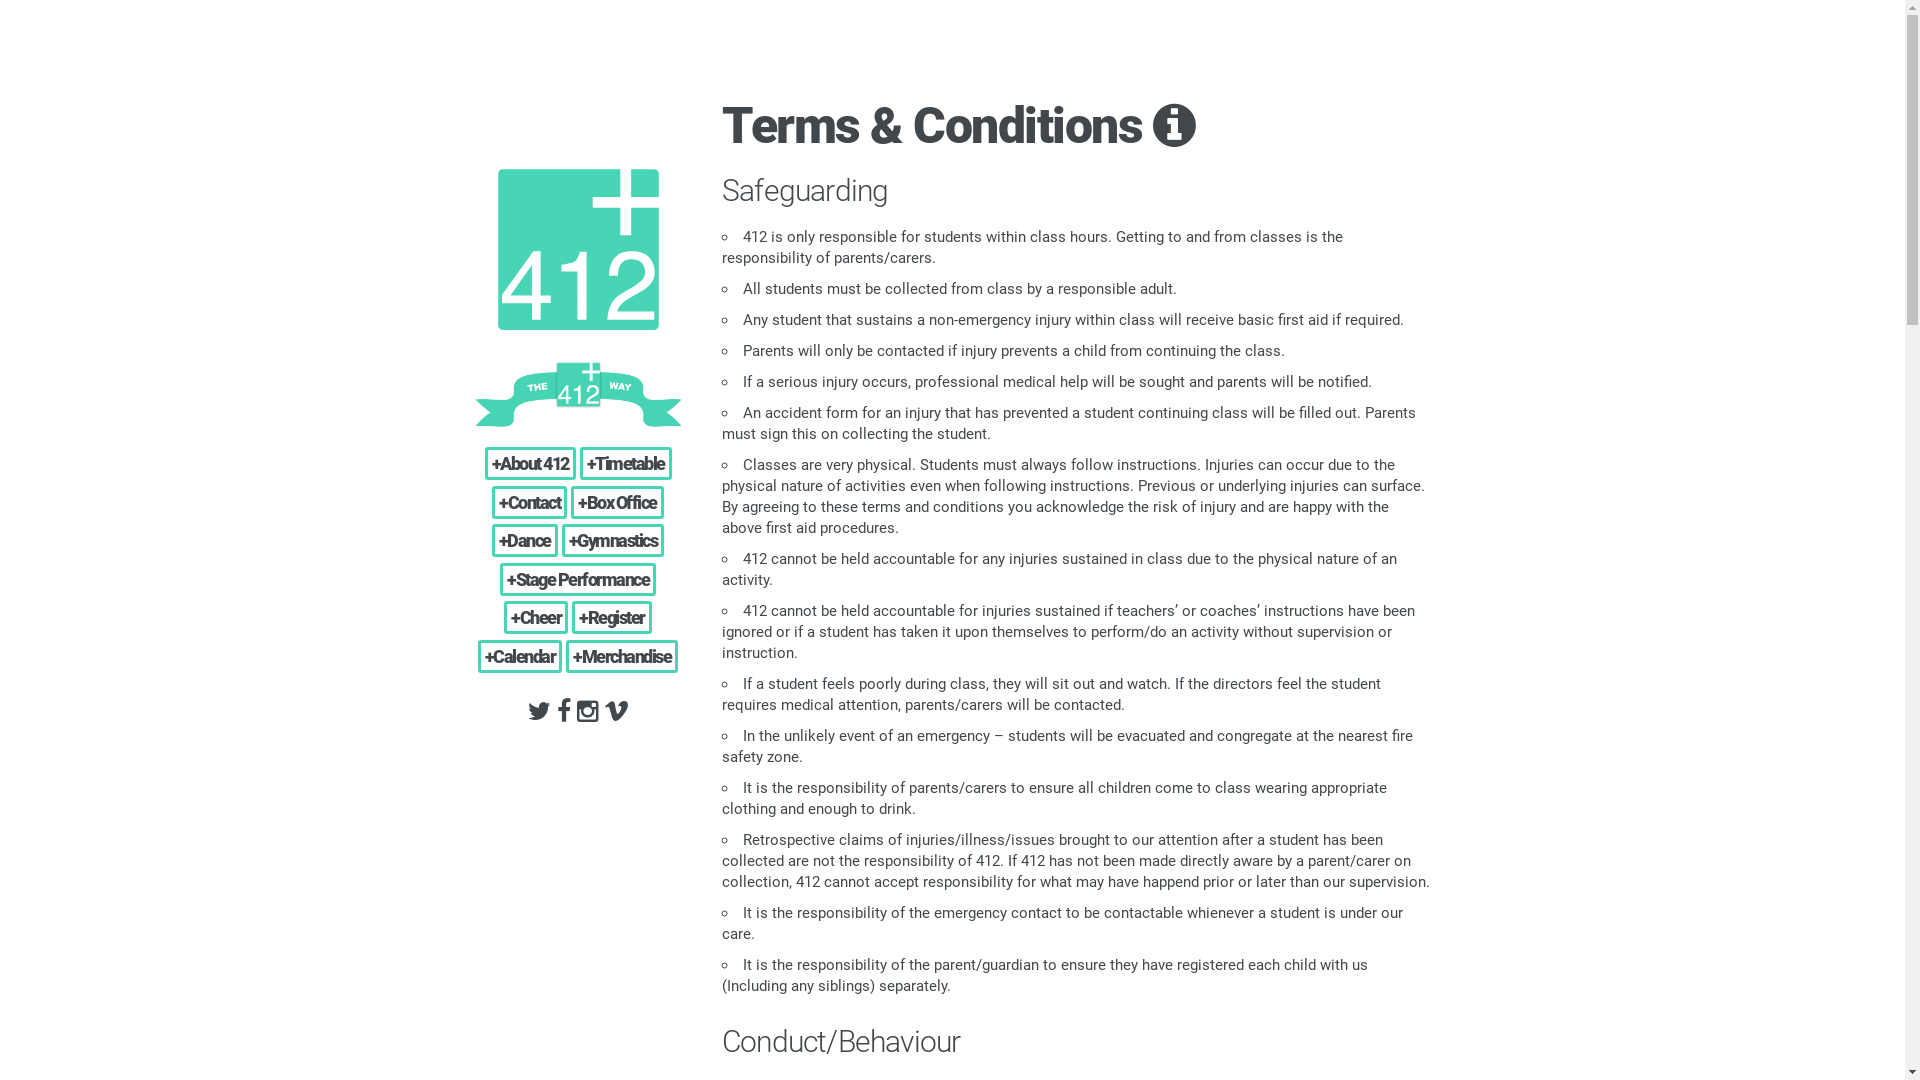  Describe the element at coordinates (530, 463) in the screenshot. I see `'+About 412'` at that location.